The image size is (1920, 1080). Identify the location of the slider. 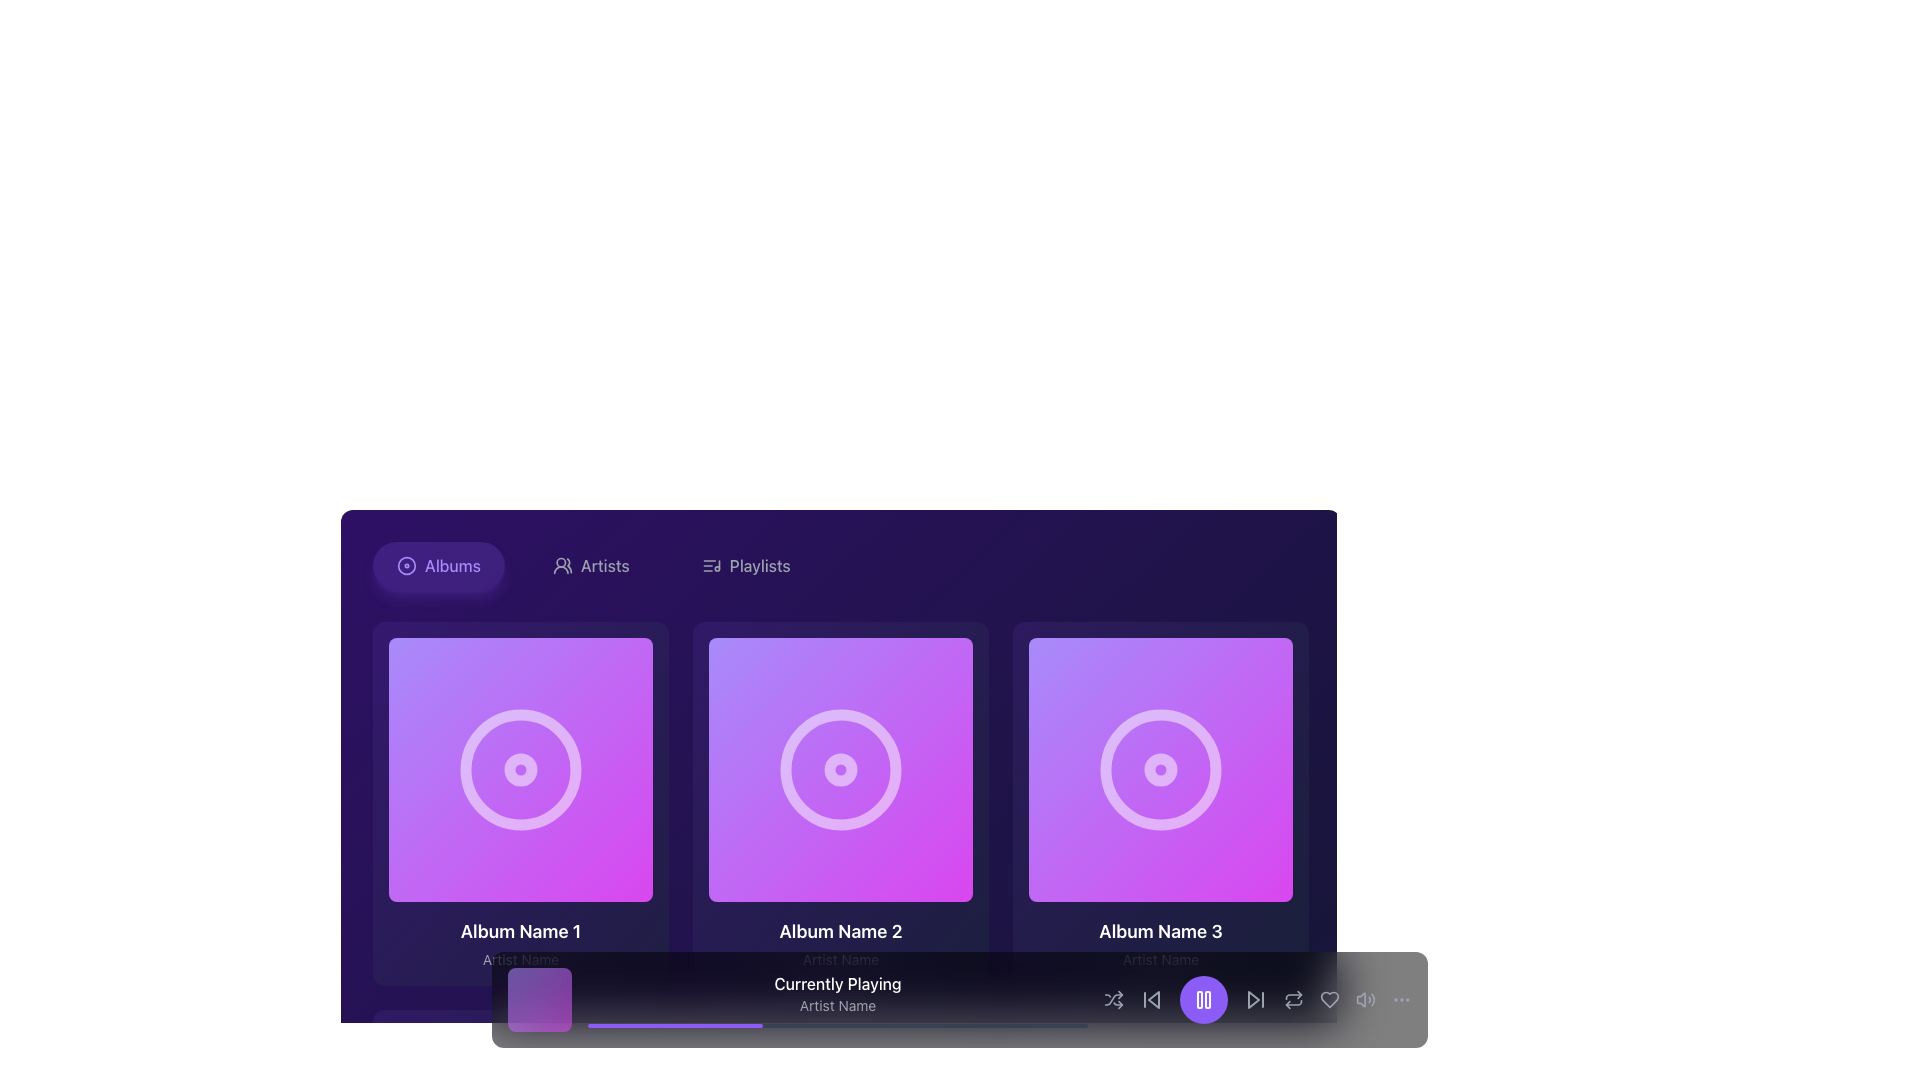
(828, 1026).